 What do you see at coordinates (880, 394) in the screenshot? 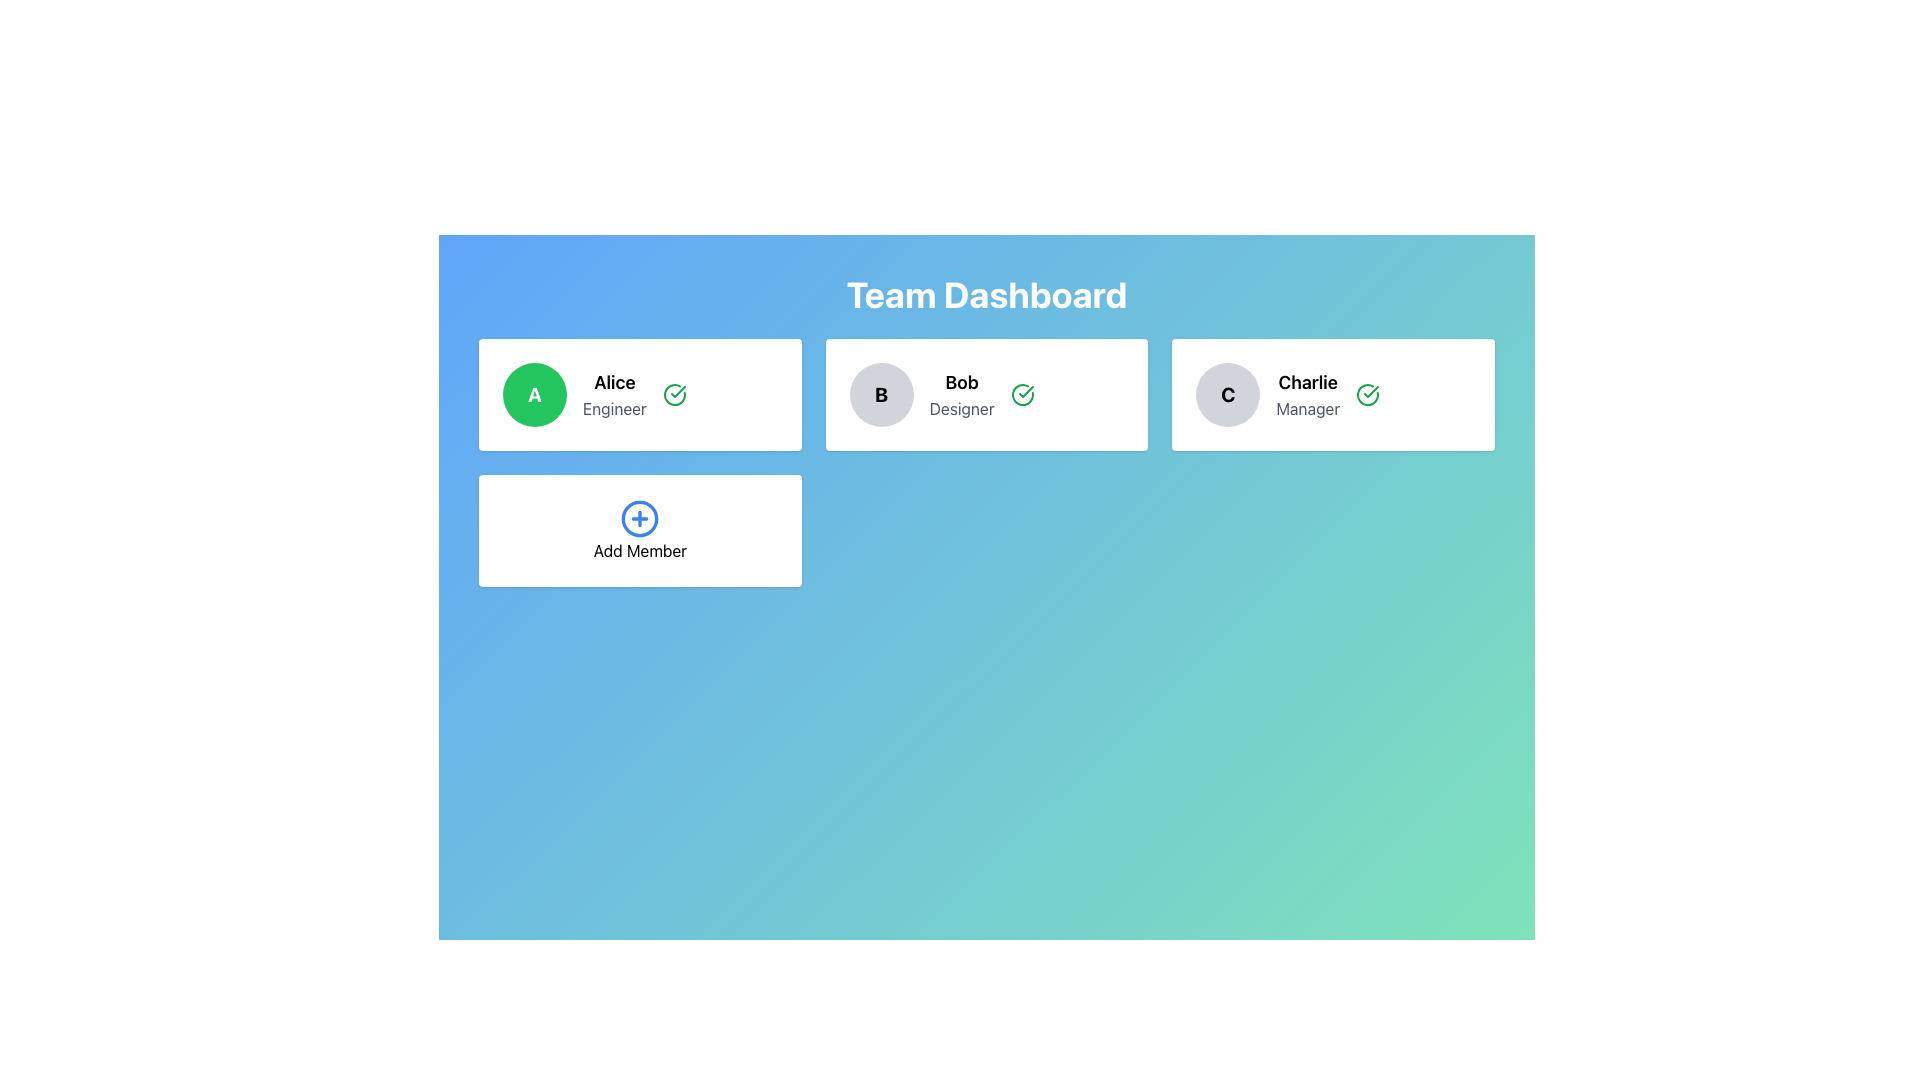
I see `the circular profile icon with a light gray background and the letter 'B' in bold black font, which is located on the left side of Bob's information card` at bounding box center [880, 394].